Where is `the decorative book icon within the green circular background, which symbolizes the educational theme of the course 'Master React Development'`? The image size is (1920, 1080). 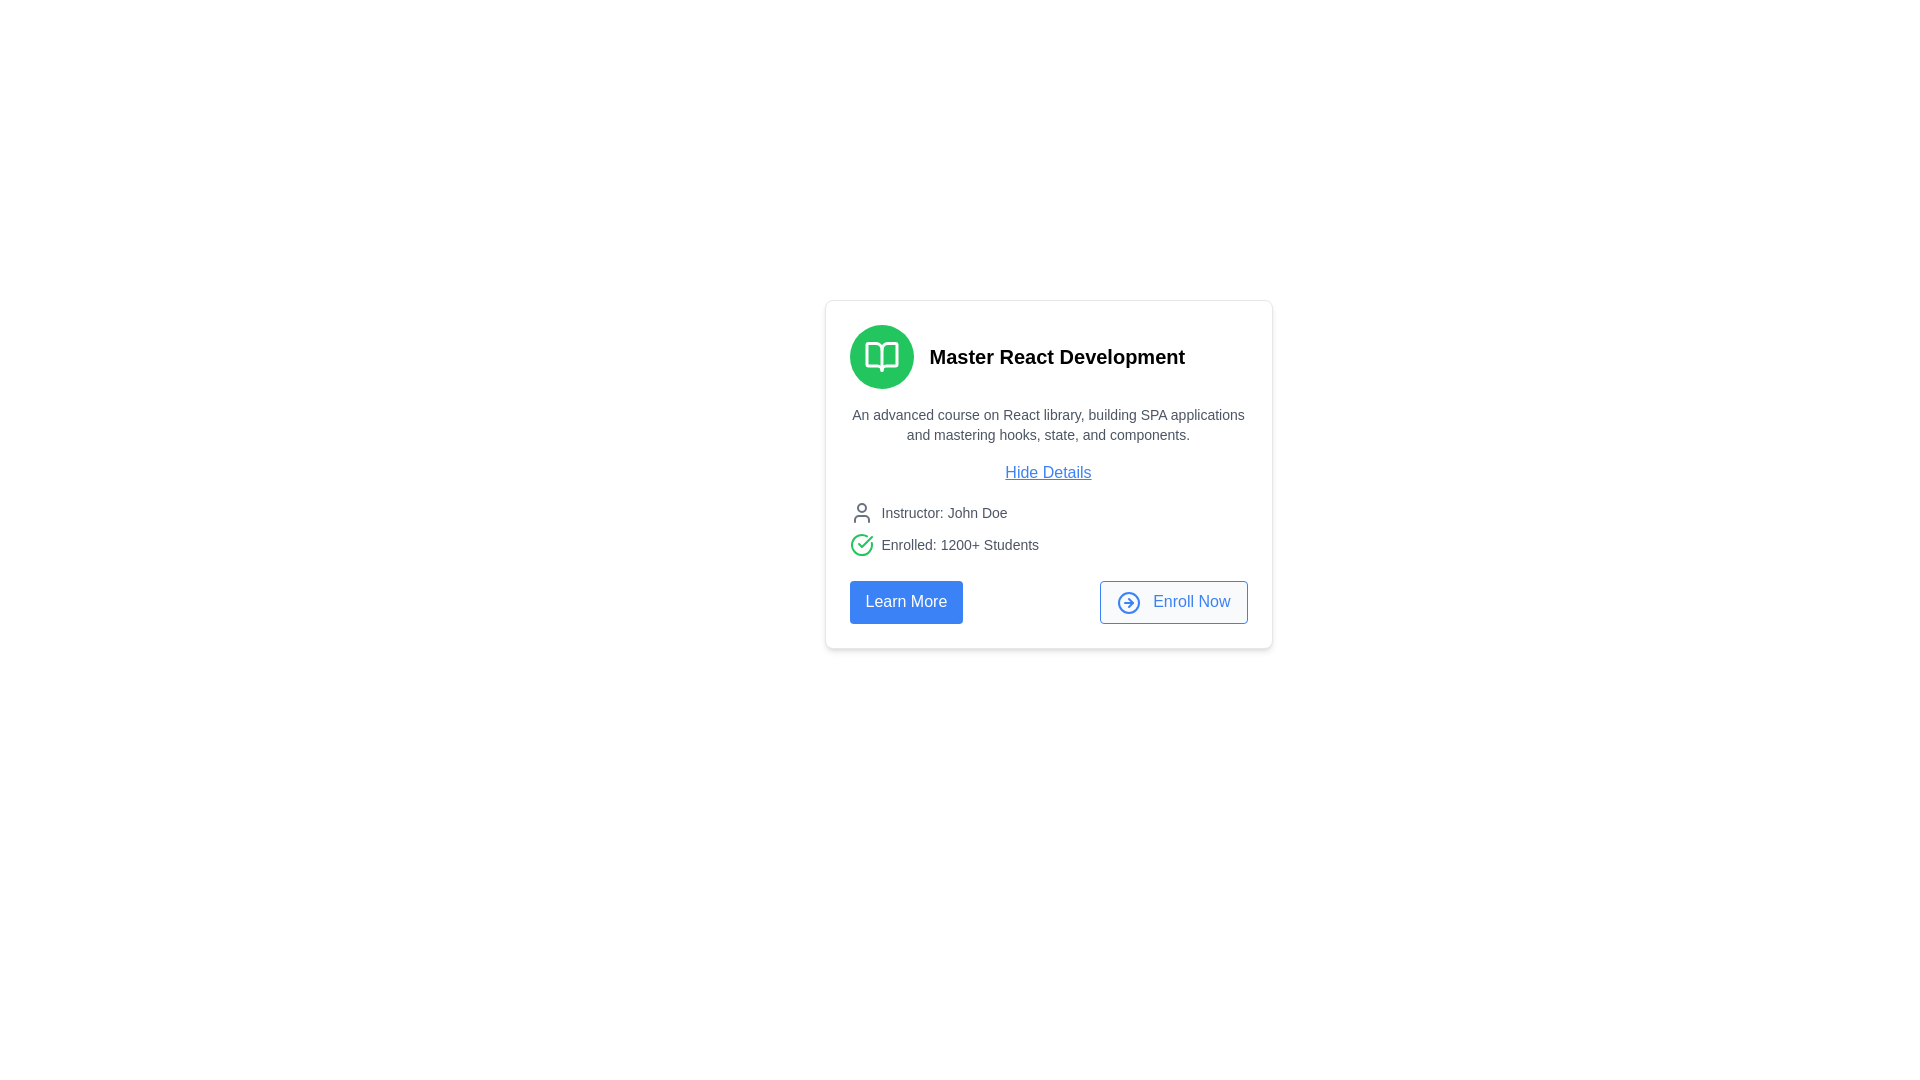
the decorative book icon within the green circular background, which symbolizes the educational theme of the course 'Master React Development' is located at coordinates (880, 356).